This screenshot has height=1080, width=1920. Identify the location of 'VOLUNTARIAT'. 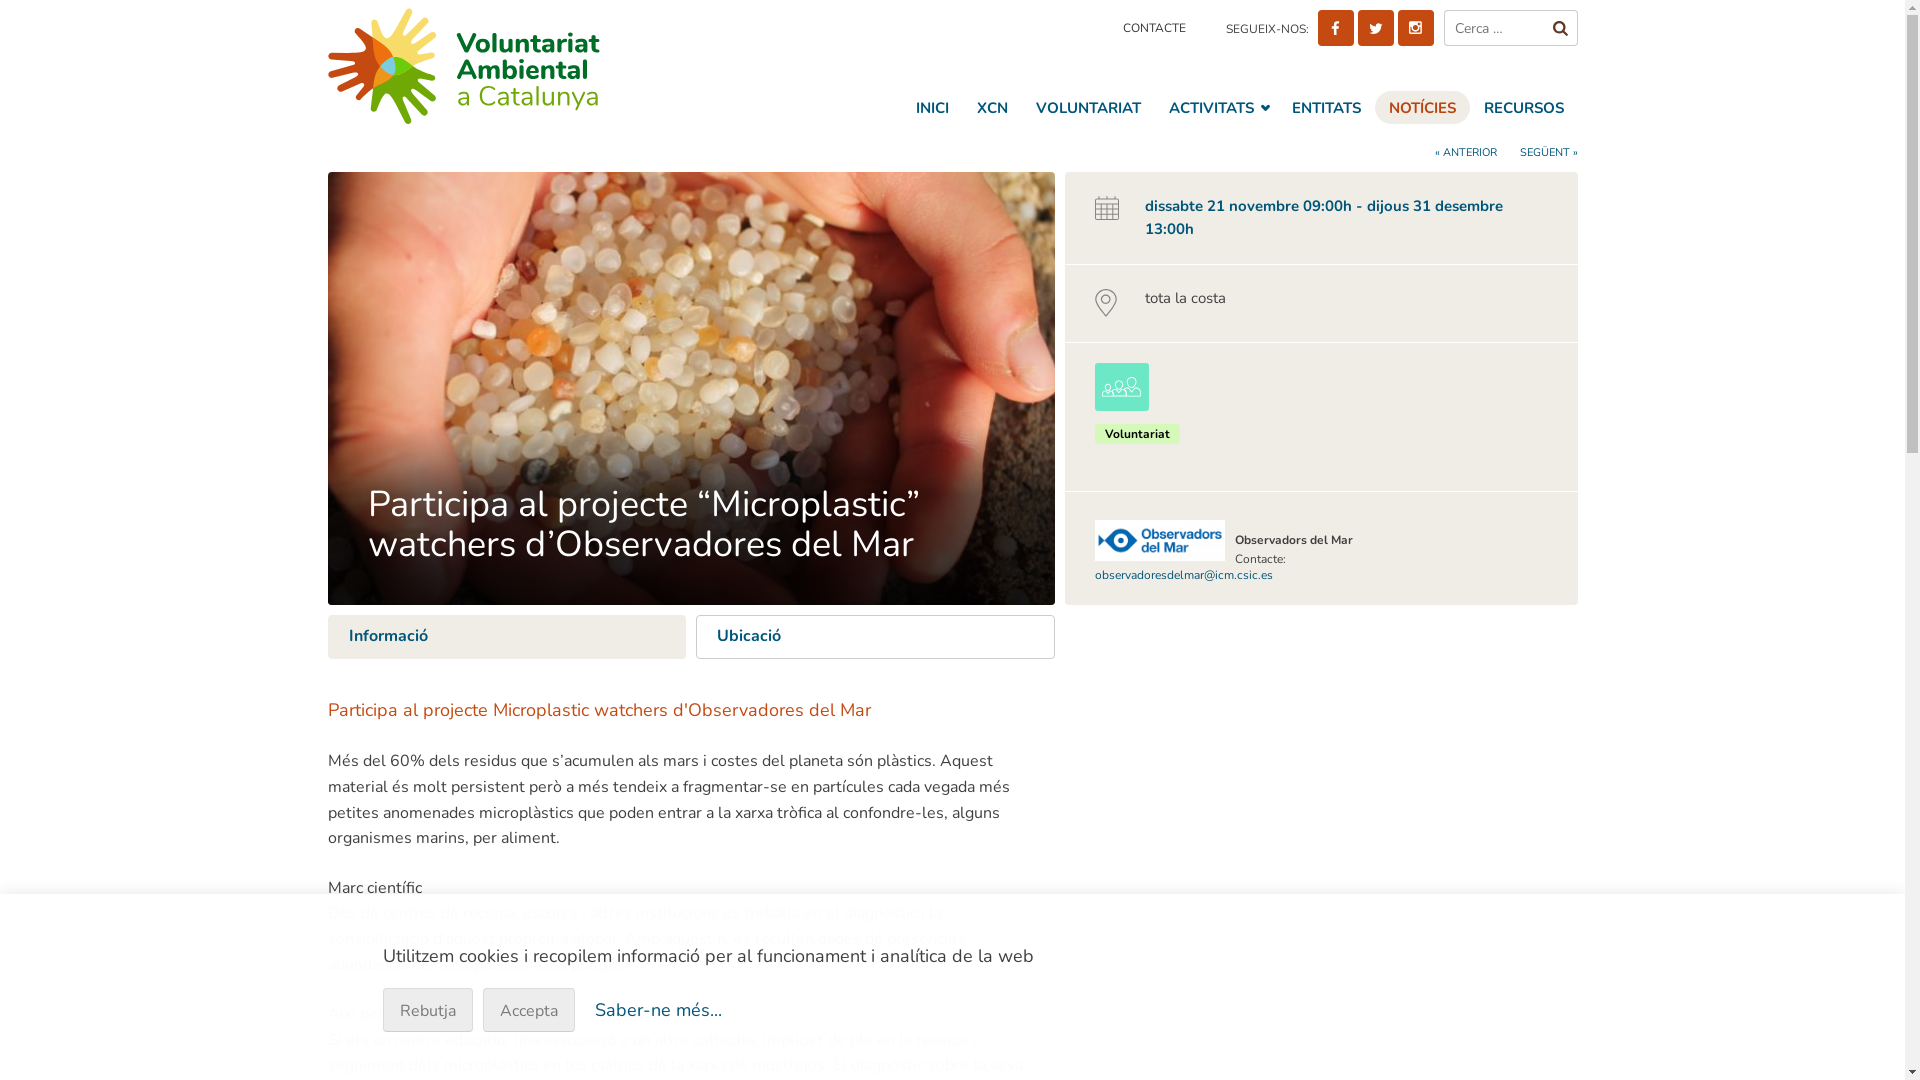
(1087, 107).